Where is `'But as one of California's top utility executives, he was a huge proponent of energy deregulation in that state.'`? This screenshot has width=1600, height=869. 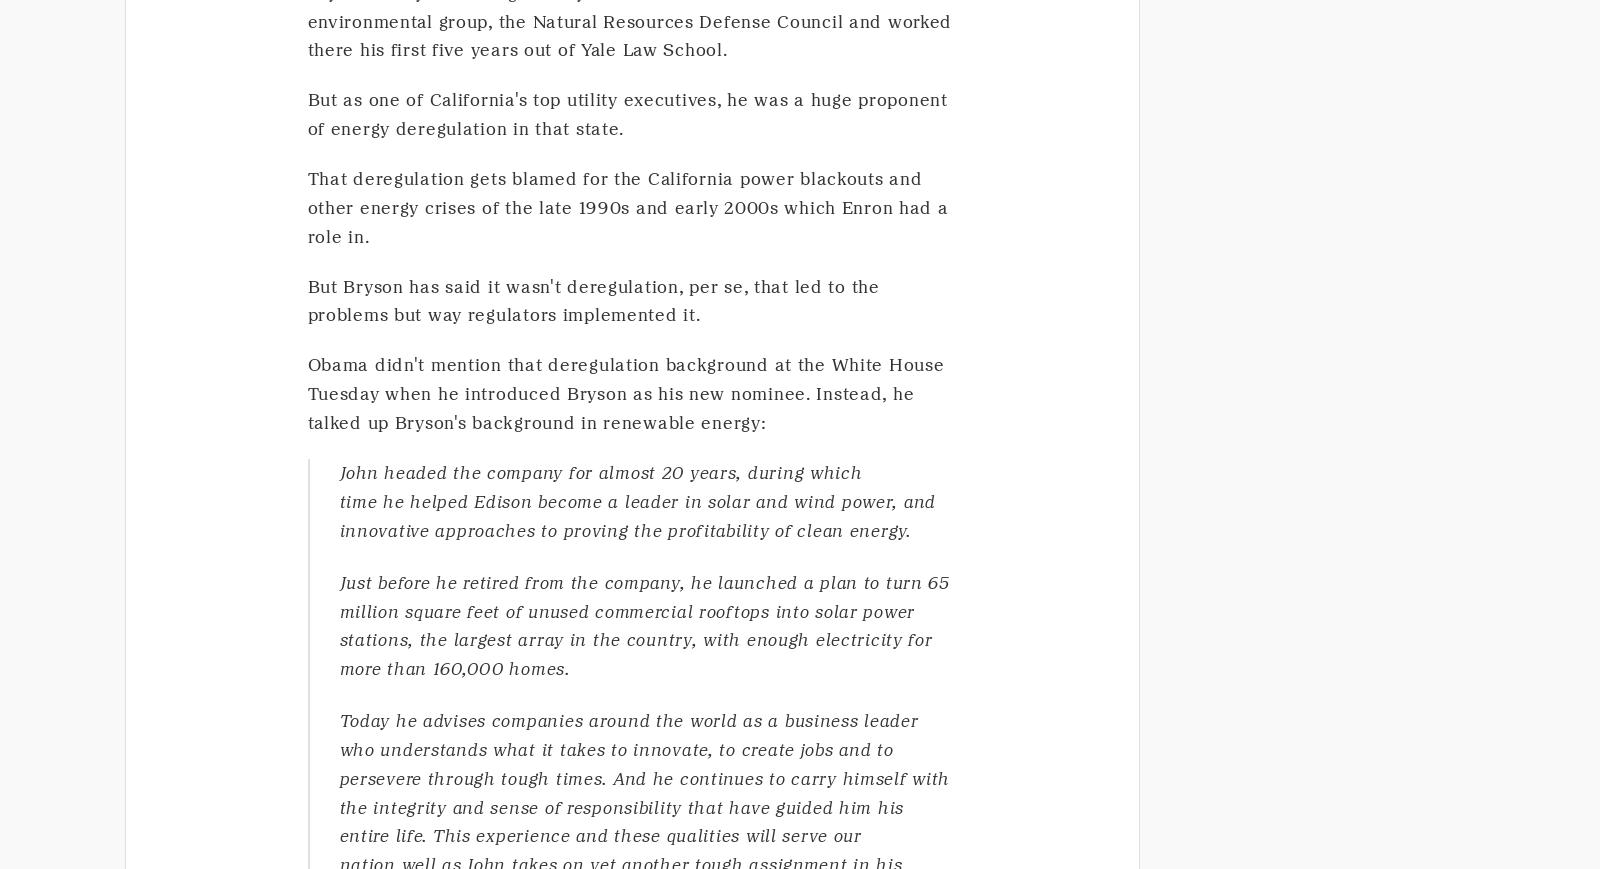
'But as one of California's top utility executives, he was a huge proponent of energy deregulation in that state.' is located at coordinates (627, 113).